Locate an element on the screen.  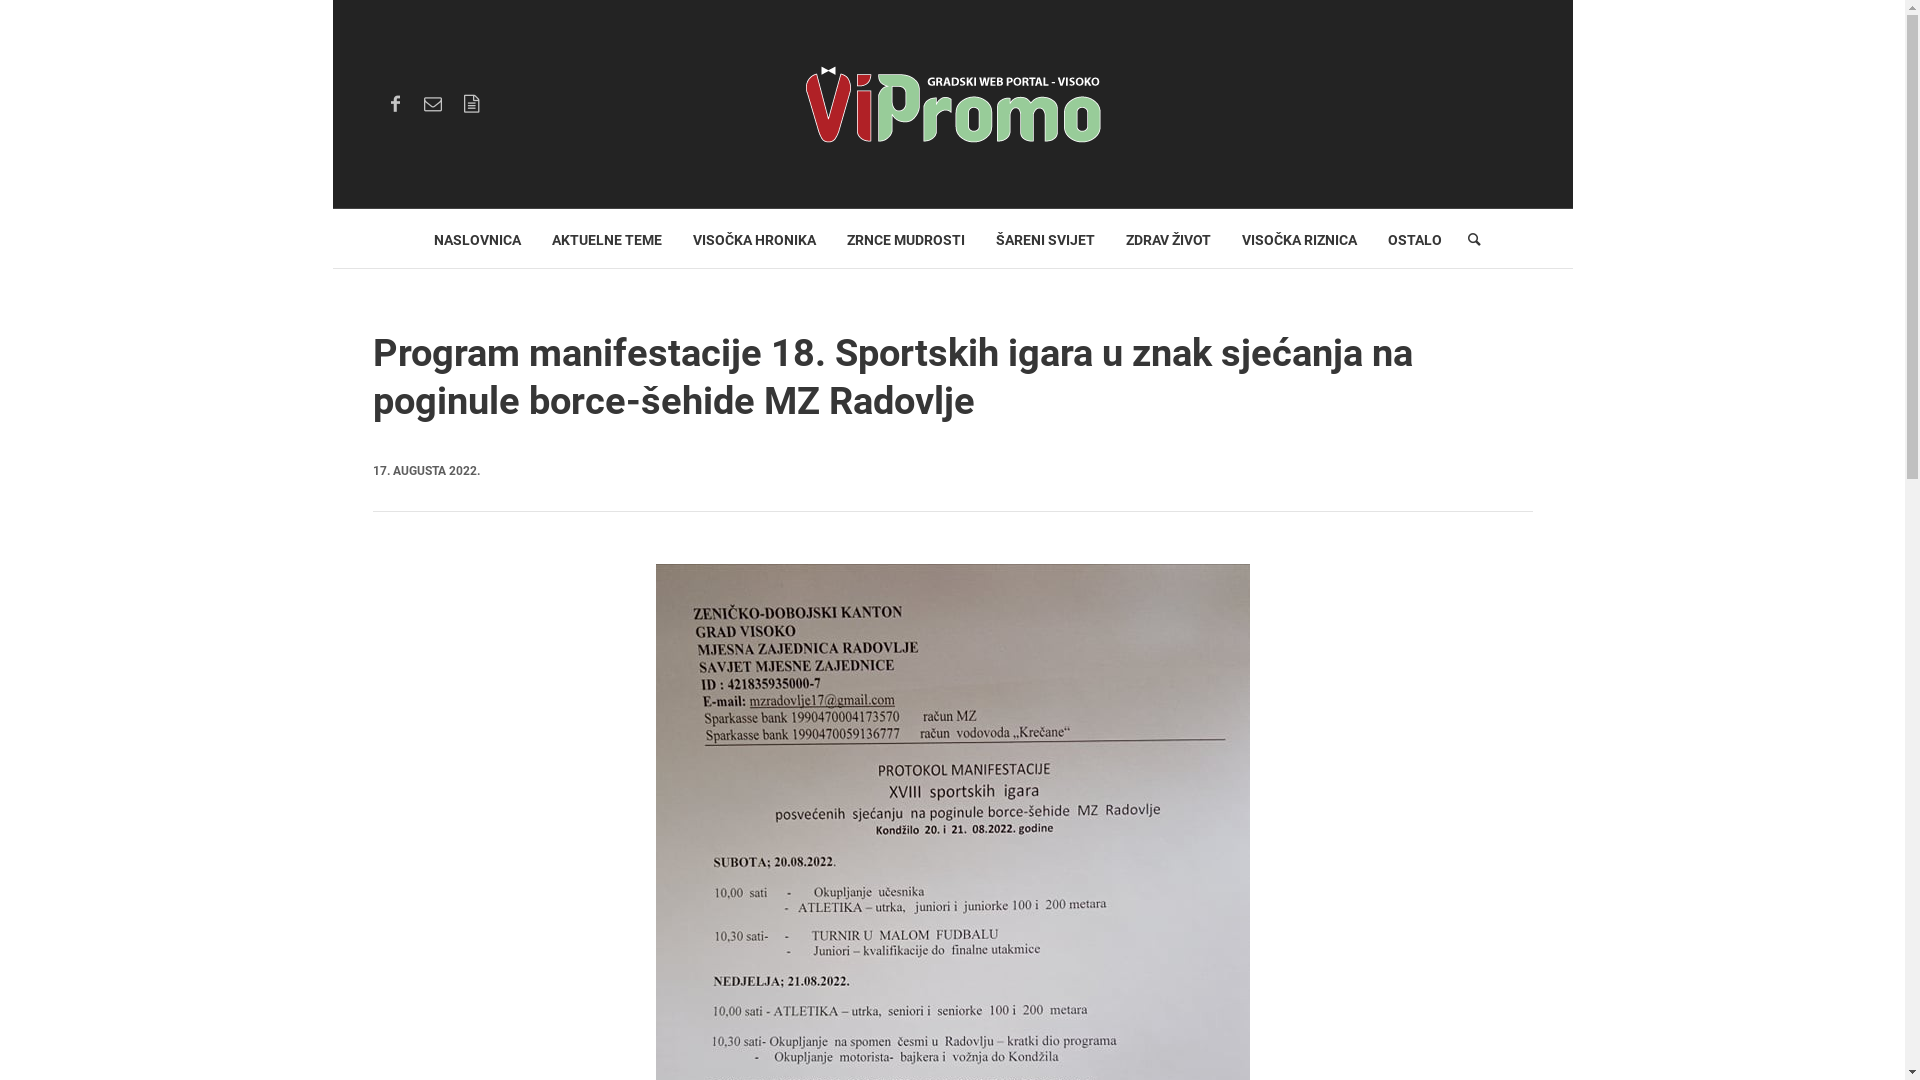
'AKTUELNE TEME' is located at coordinates (605, 237).